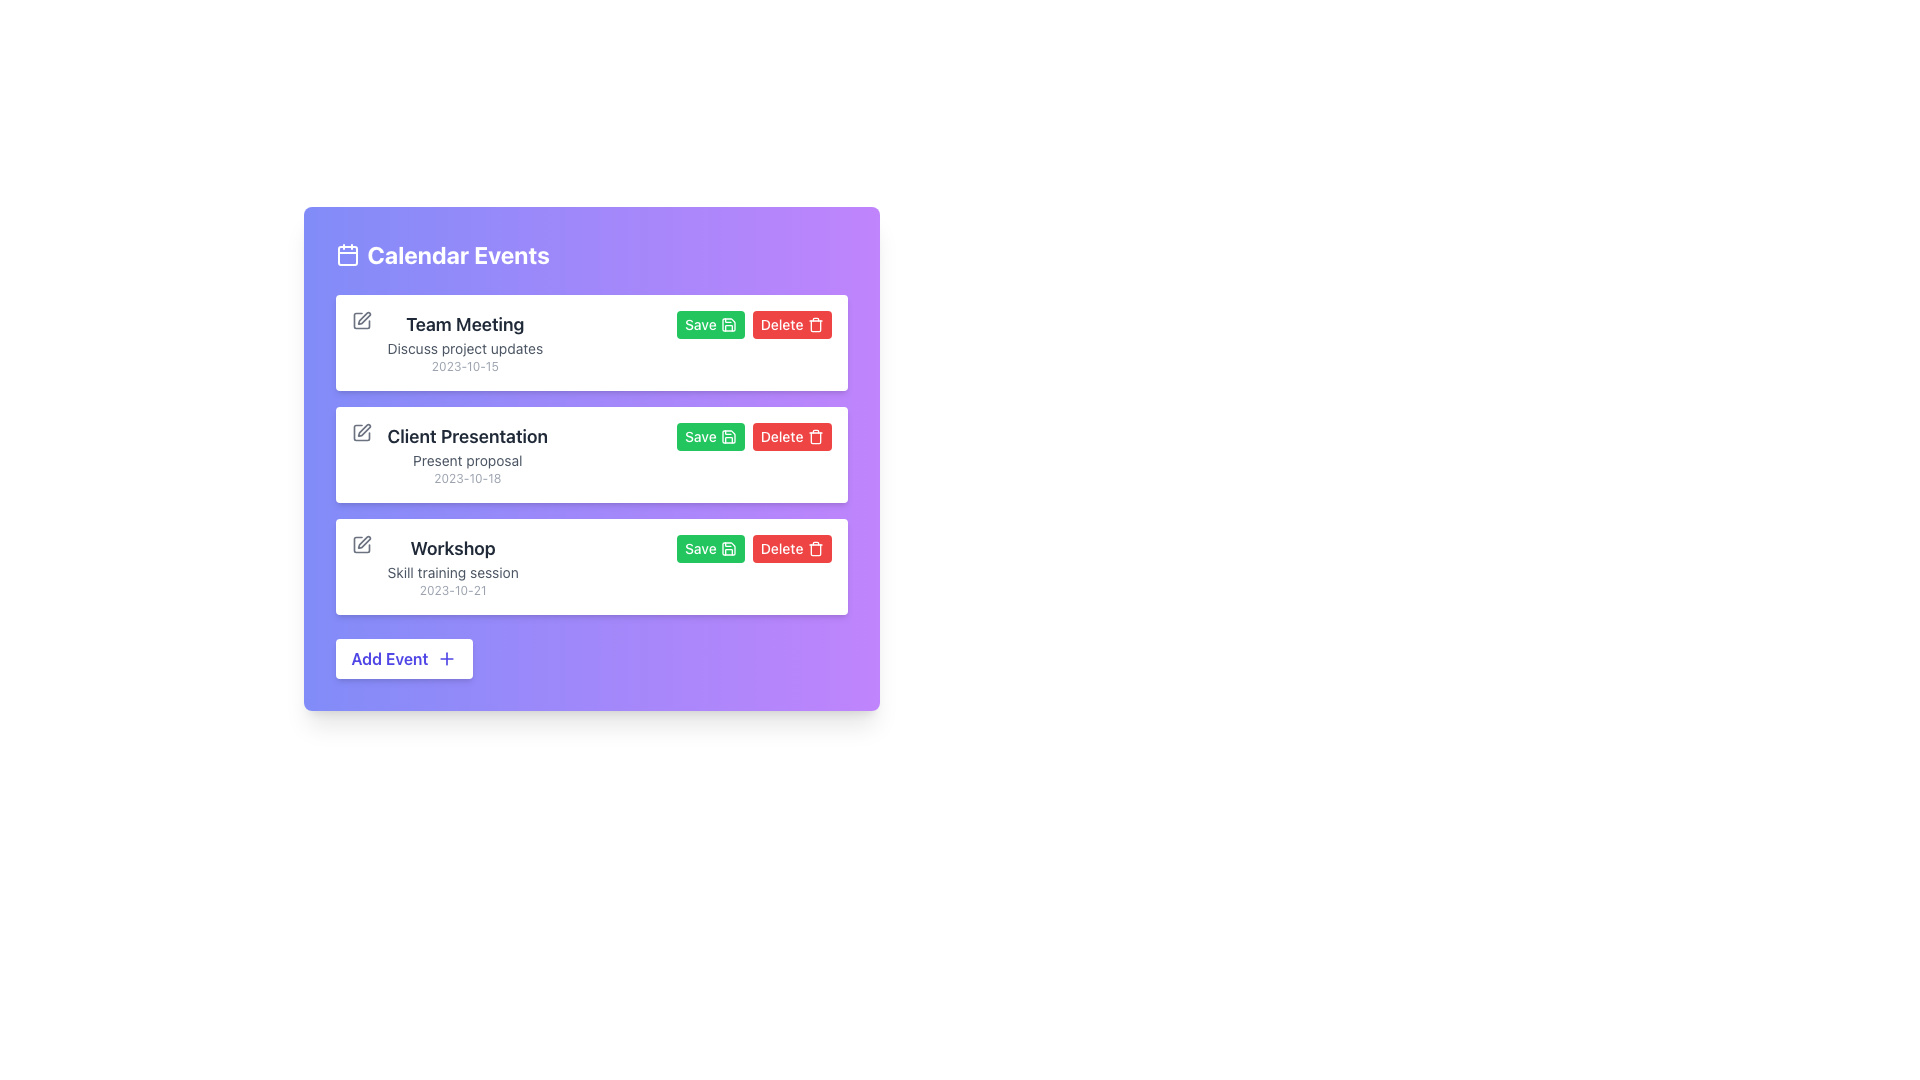 This screenshot has width=1920, height=1080. Describe the element at coordinates (815, 323) in the screenshot. I see `the delete action icon located at the rightmost side of the 'Delete' button for the calendar event entry` at that location.